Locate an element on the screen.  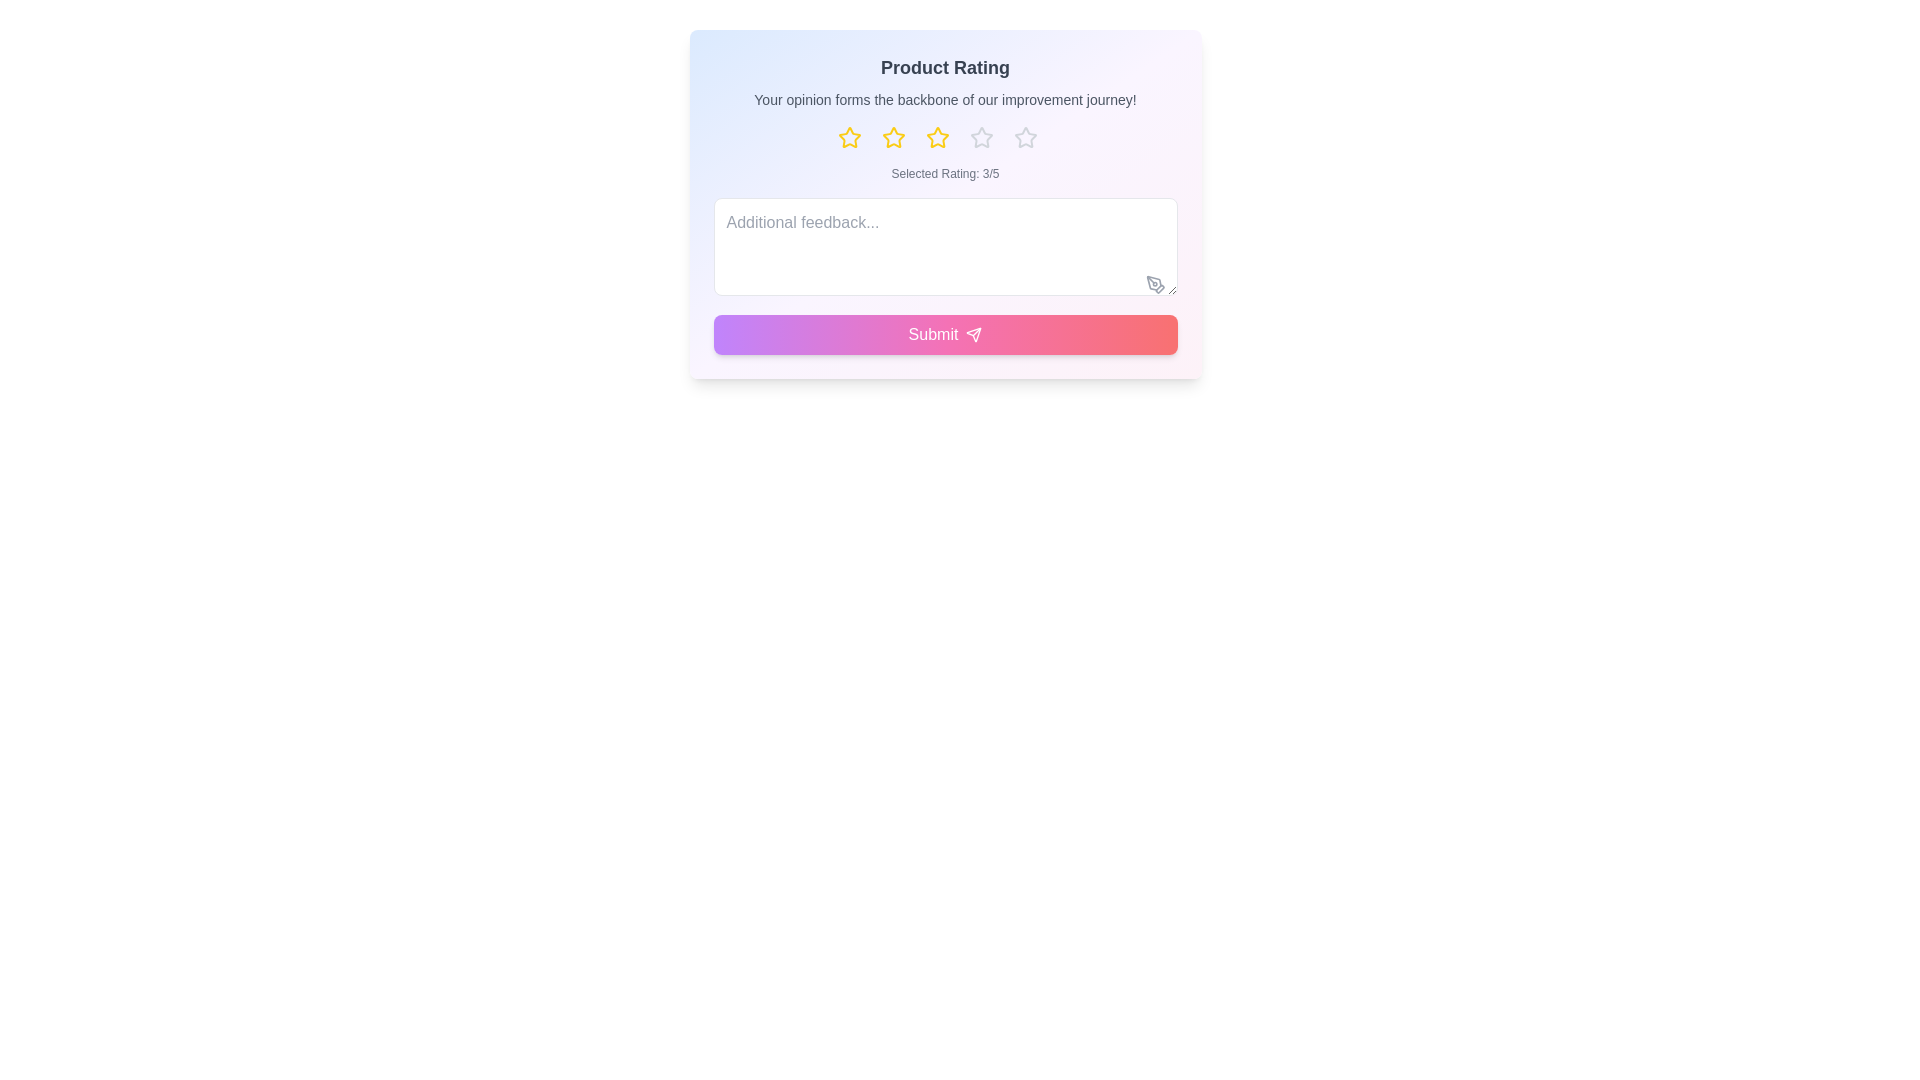
the star button to set the rating to 1 is located at coordinates (857, 137).